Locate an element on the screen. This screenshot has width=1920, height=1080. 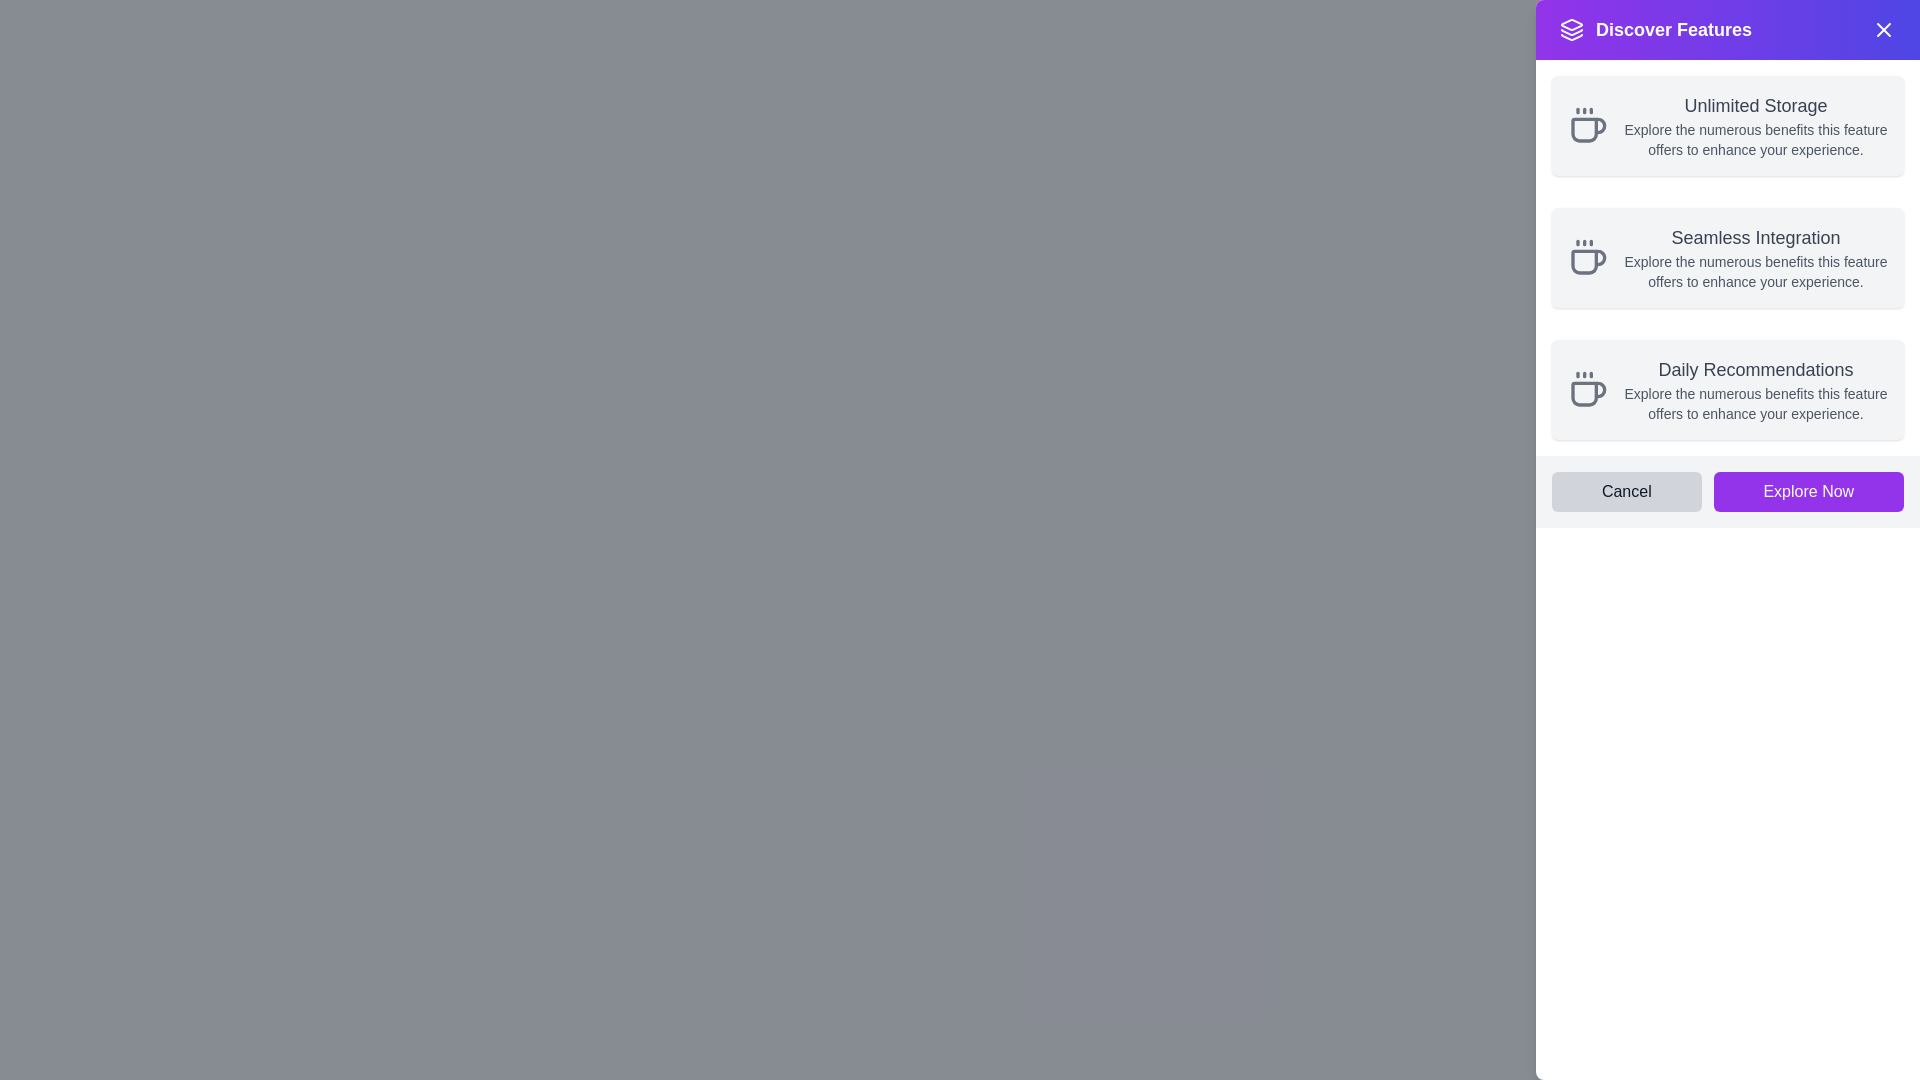
the coffee mug icon with steam lines above it, located beside the 'Seamless Integration' text in the second card of the 'Discover Features' section is located at coordinates (1587, 257).